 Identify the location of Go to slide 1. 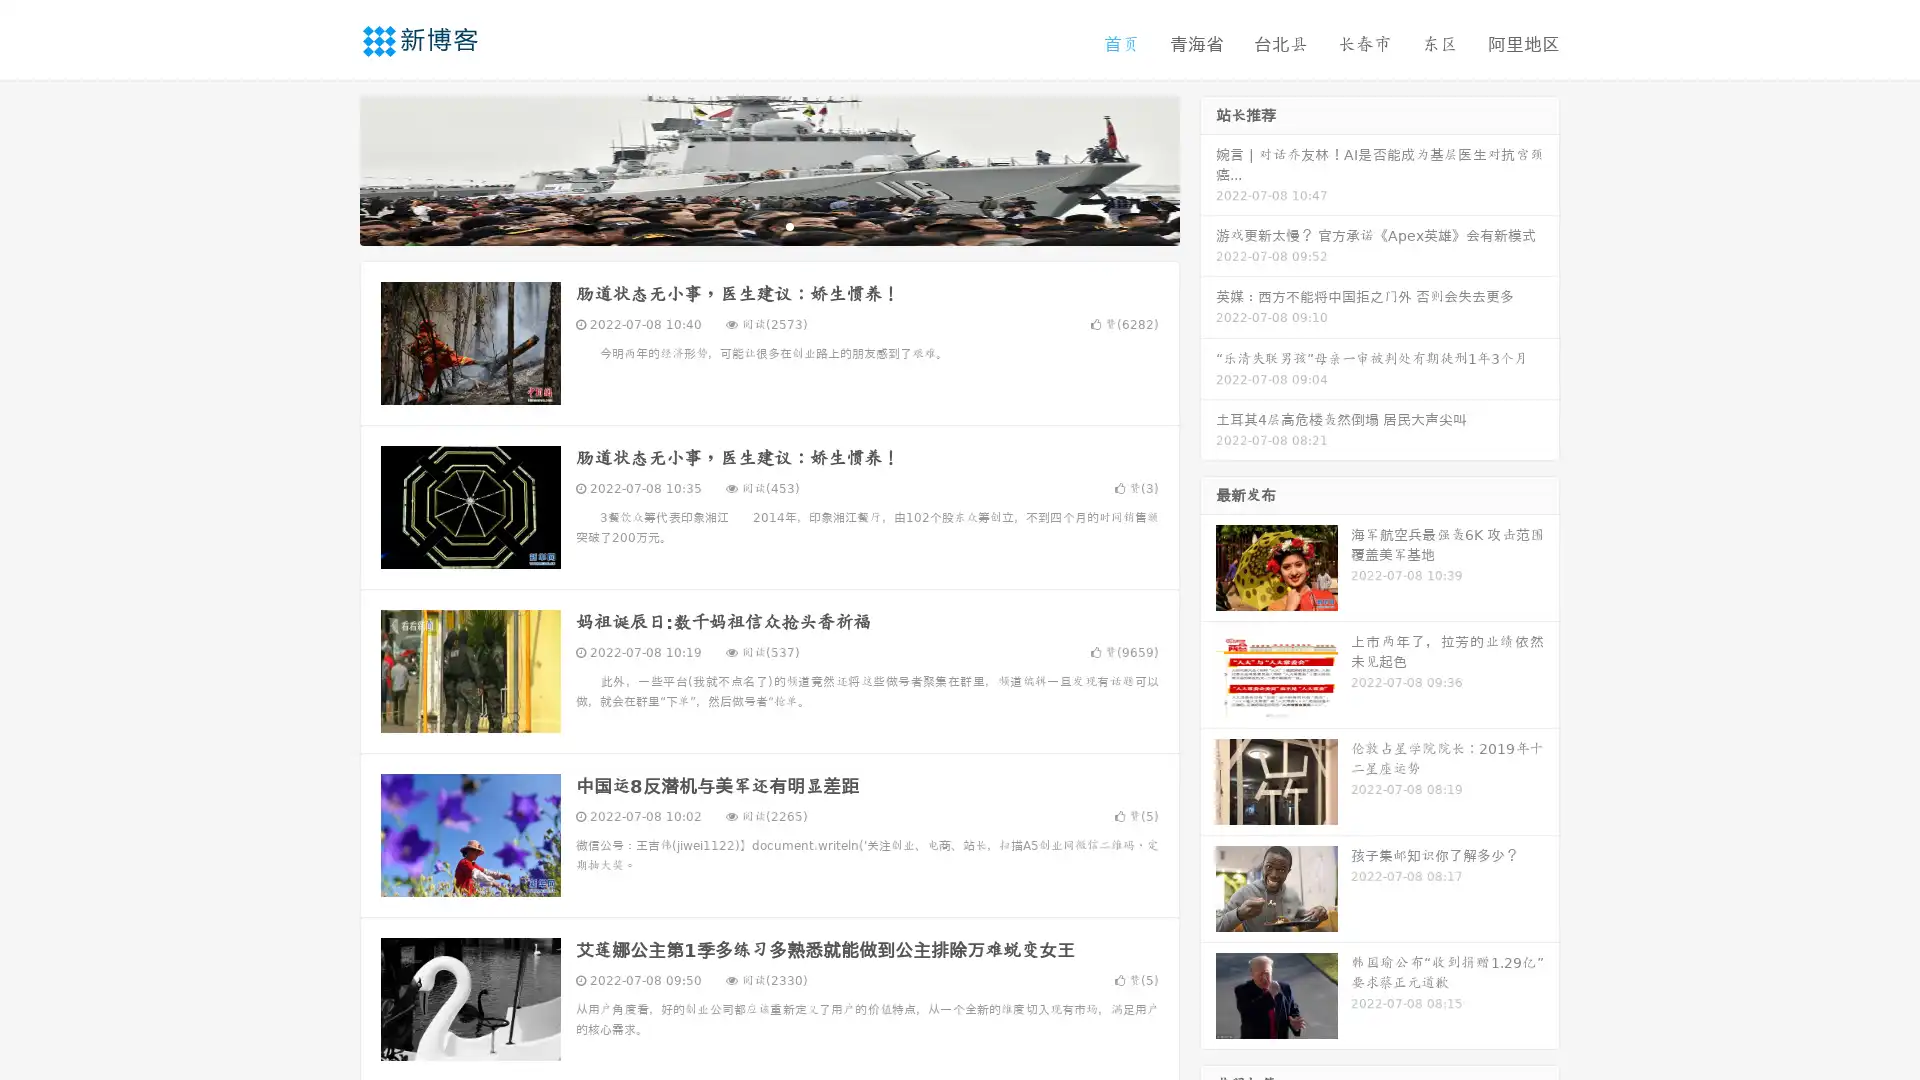
(748, 225).